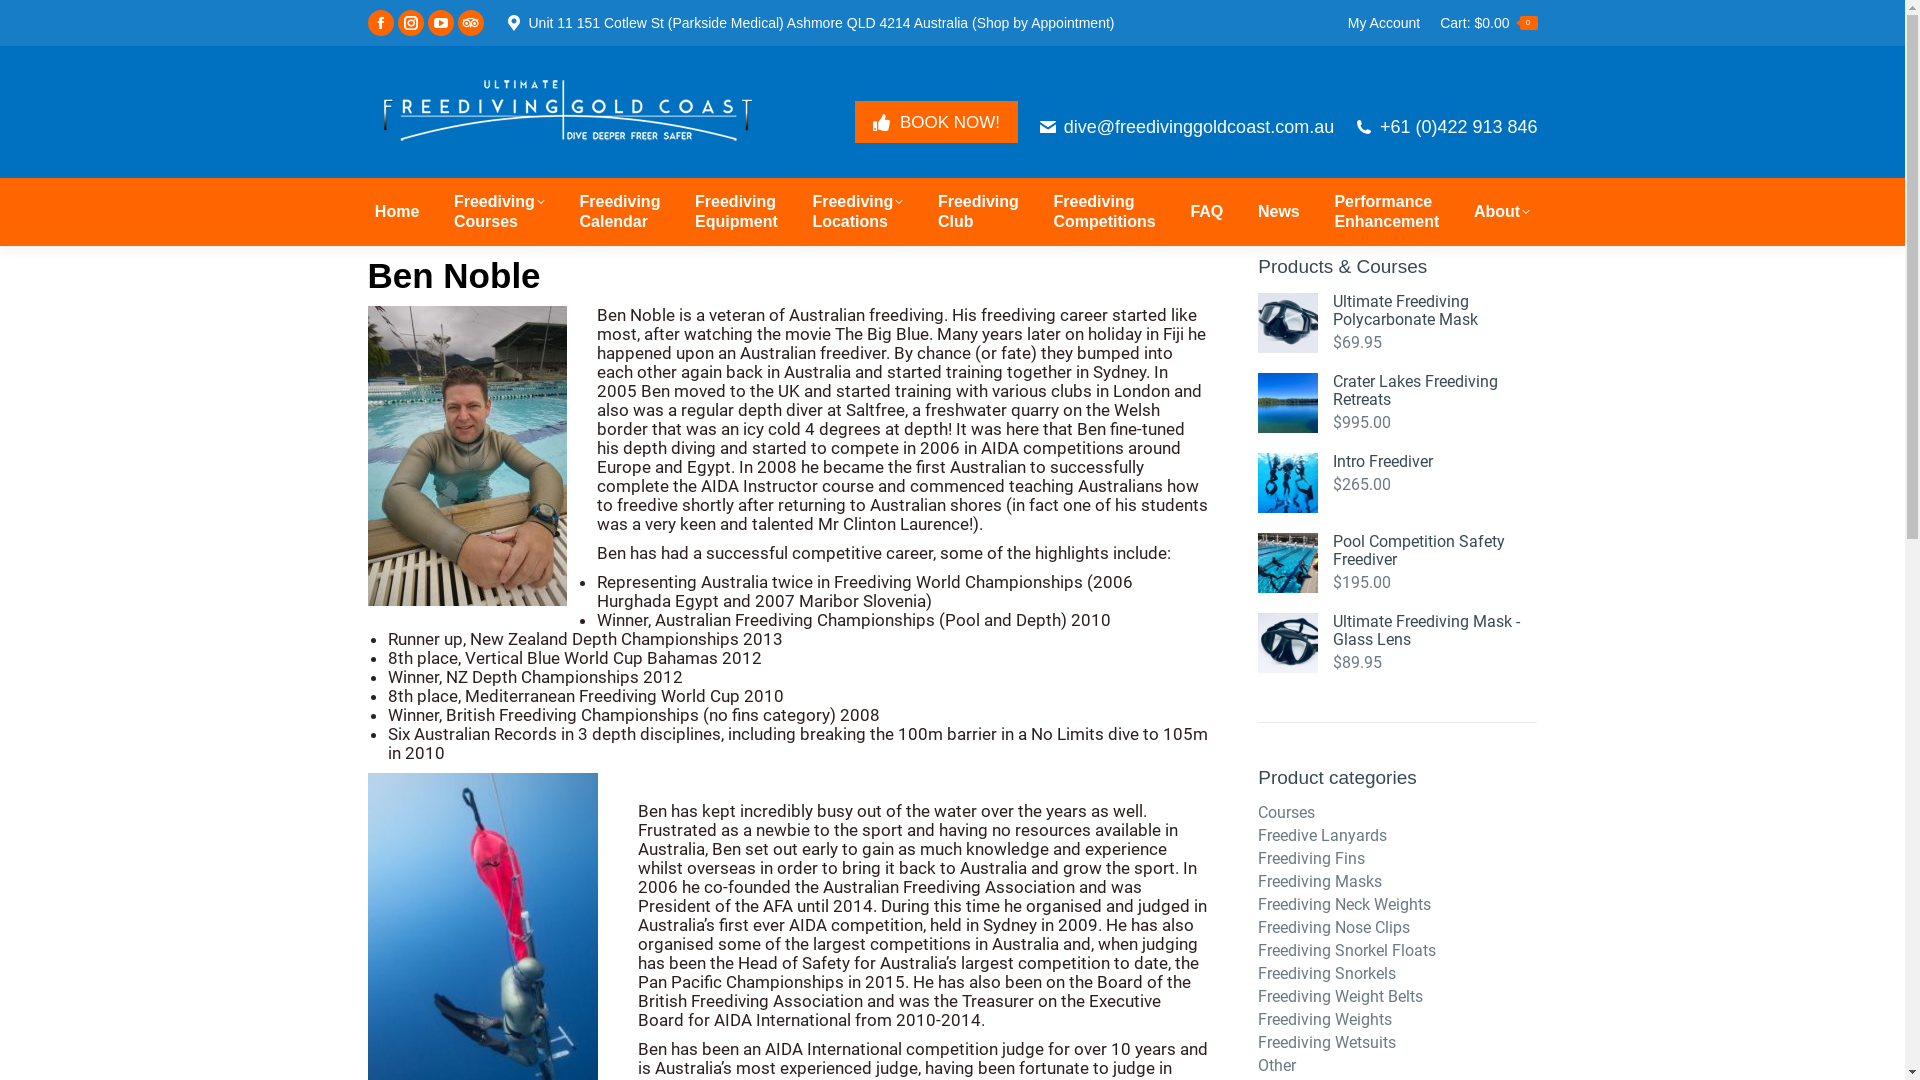 The width and height of the screenshot is (1920, 1080). I want to click on 'Freediving, so click(1103, 212).